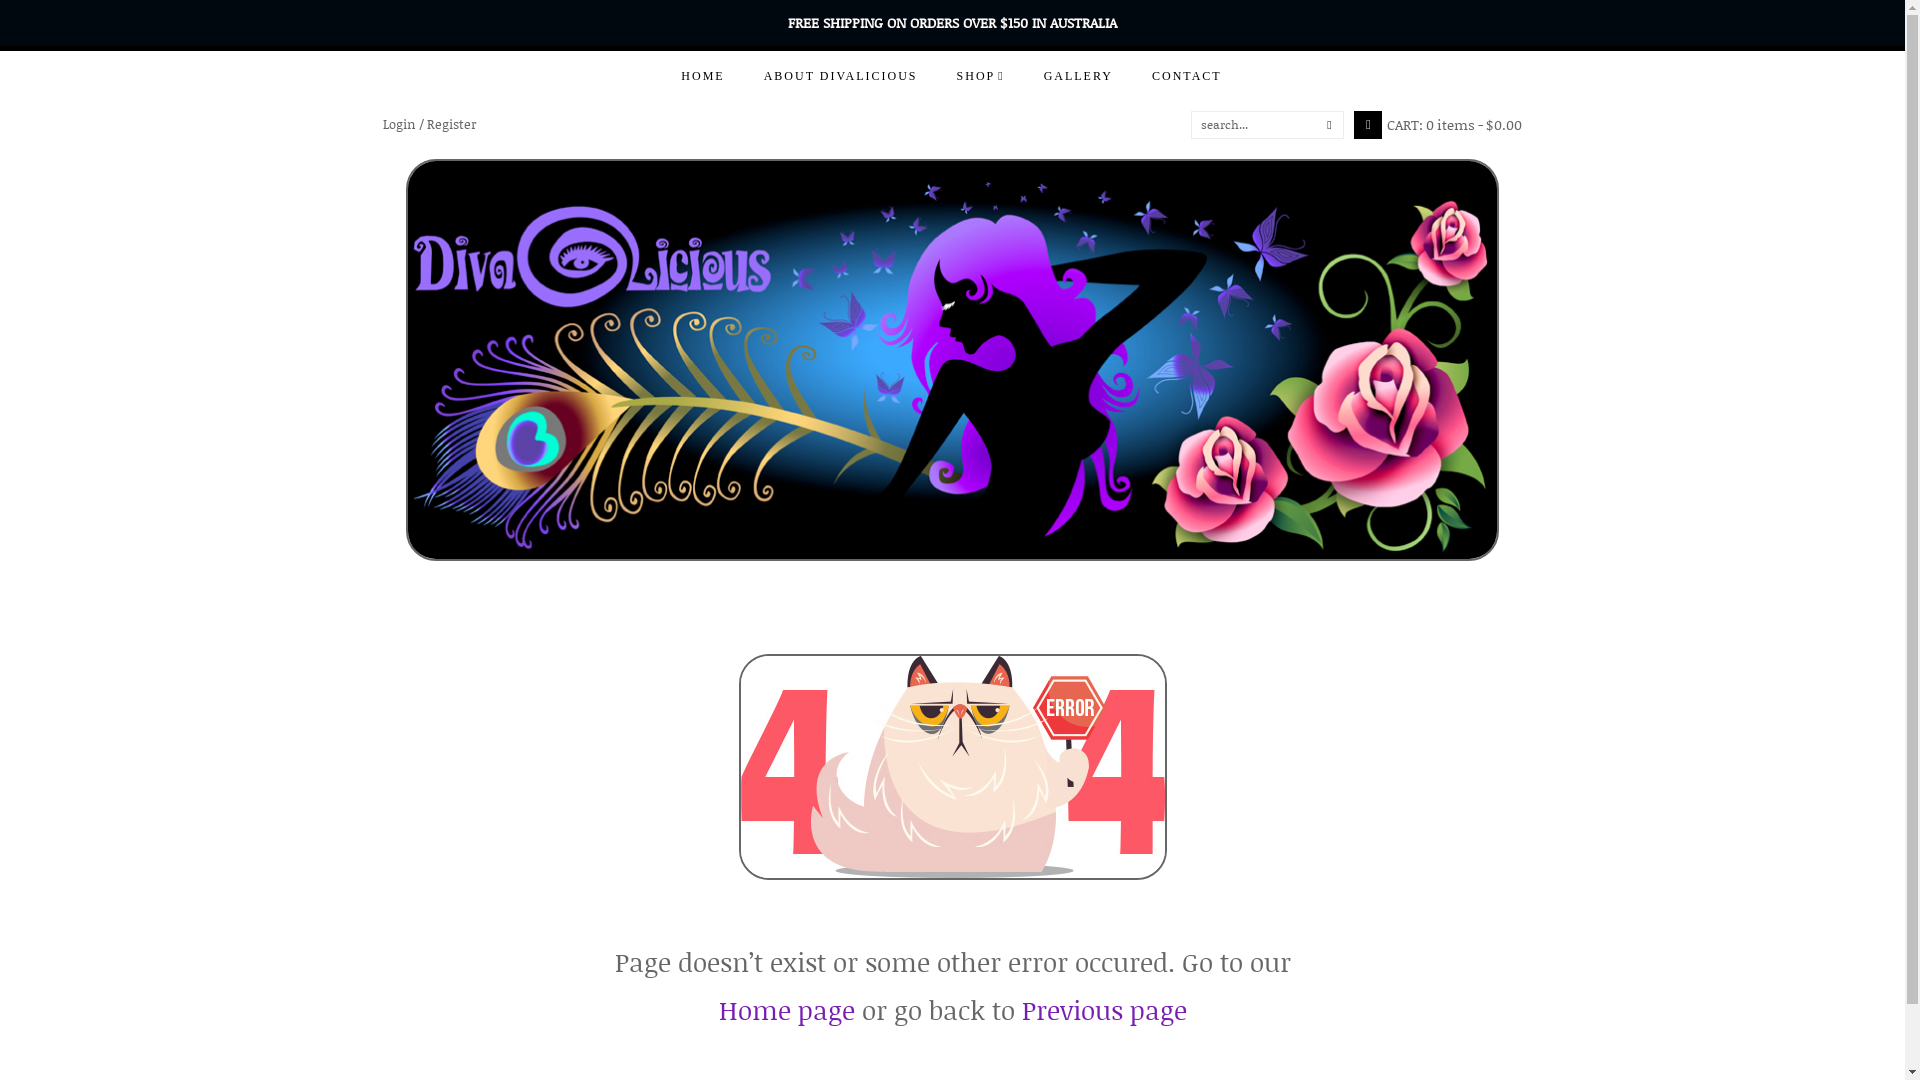  Describe the element at coordinates (1022, 1010) in the screenshot. I see `'Previous page'` at that location.